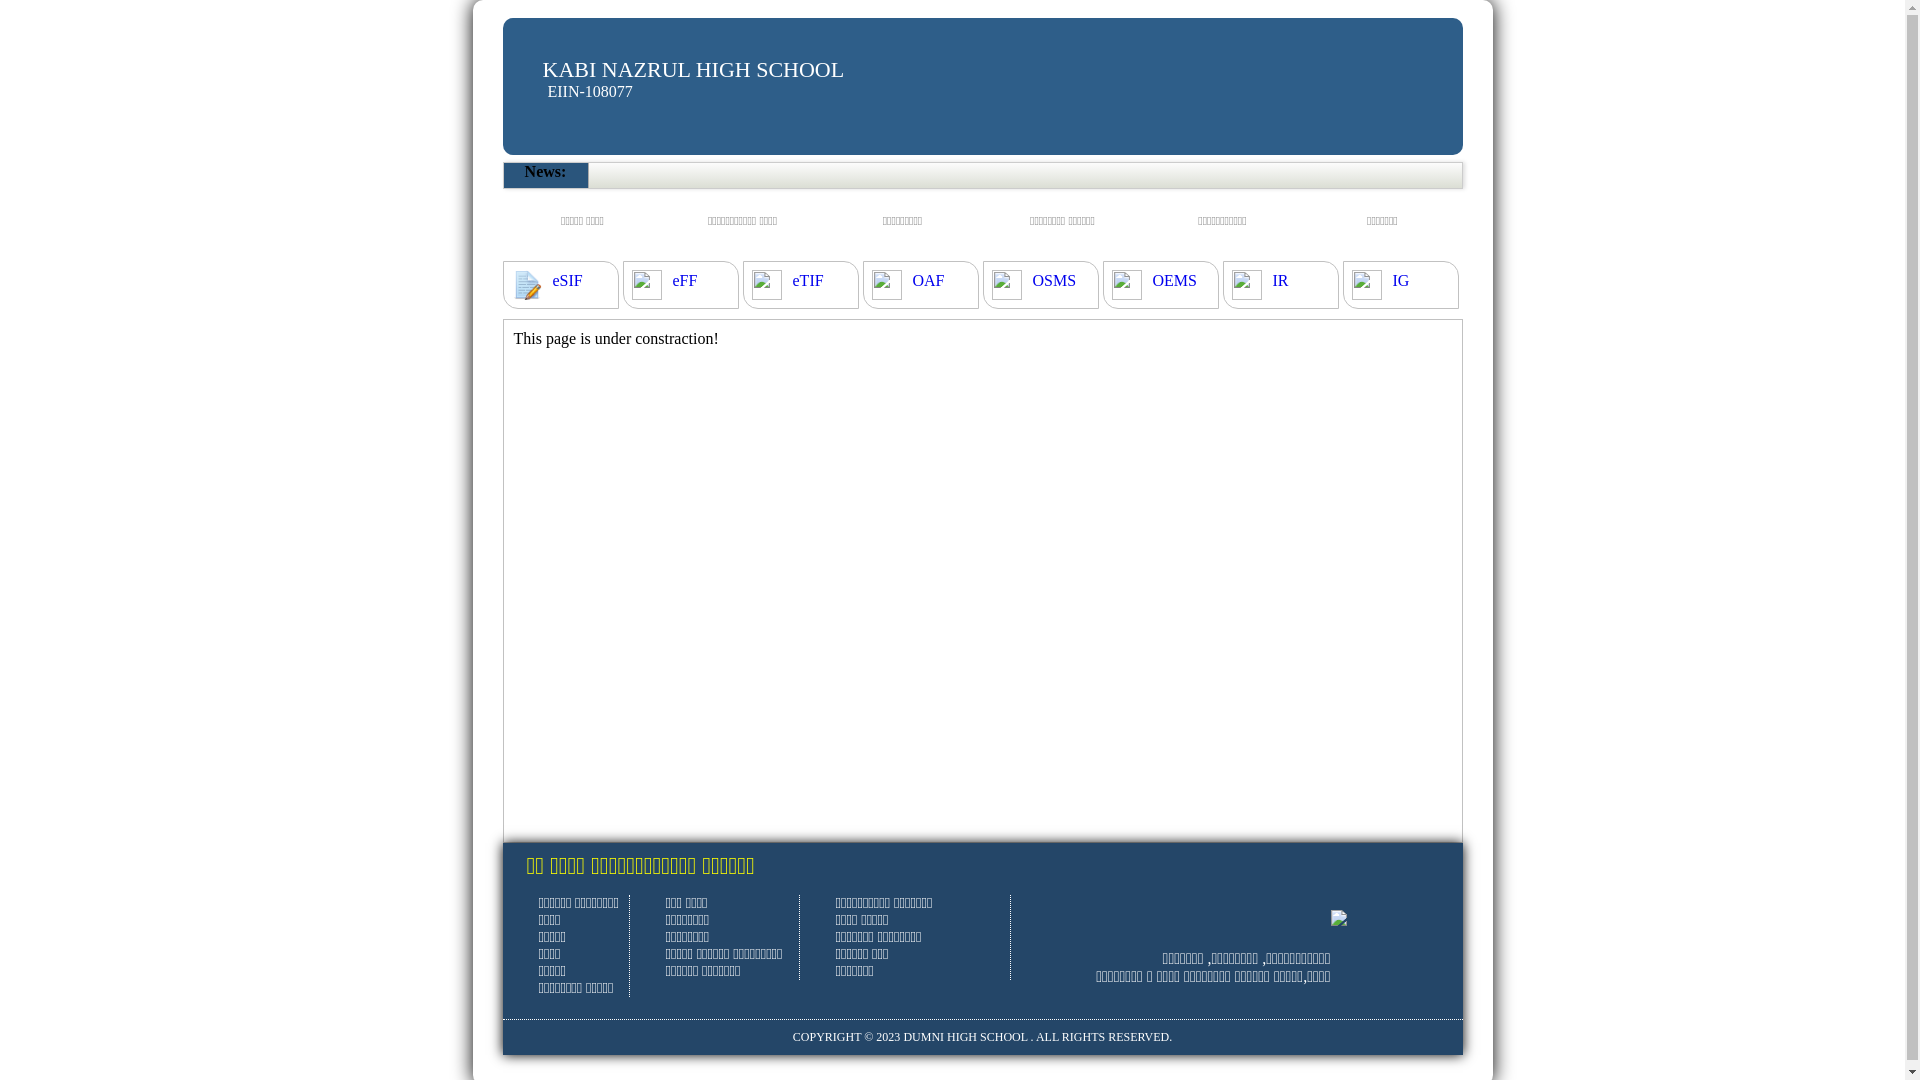  What do you see at coordinates (1399, 281) in the screenshot?
I see `'IG'` at bounding box center [1399, 281].